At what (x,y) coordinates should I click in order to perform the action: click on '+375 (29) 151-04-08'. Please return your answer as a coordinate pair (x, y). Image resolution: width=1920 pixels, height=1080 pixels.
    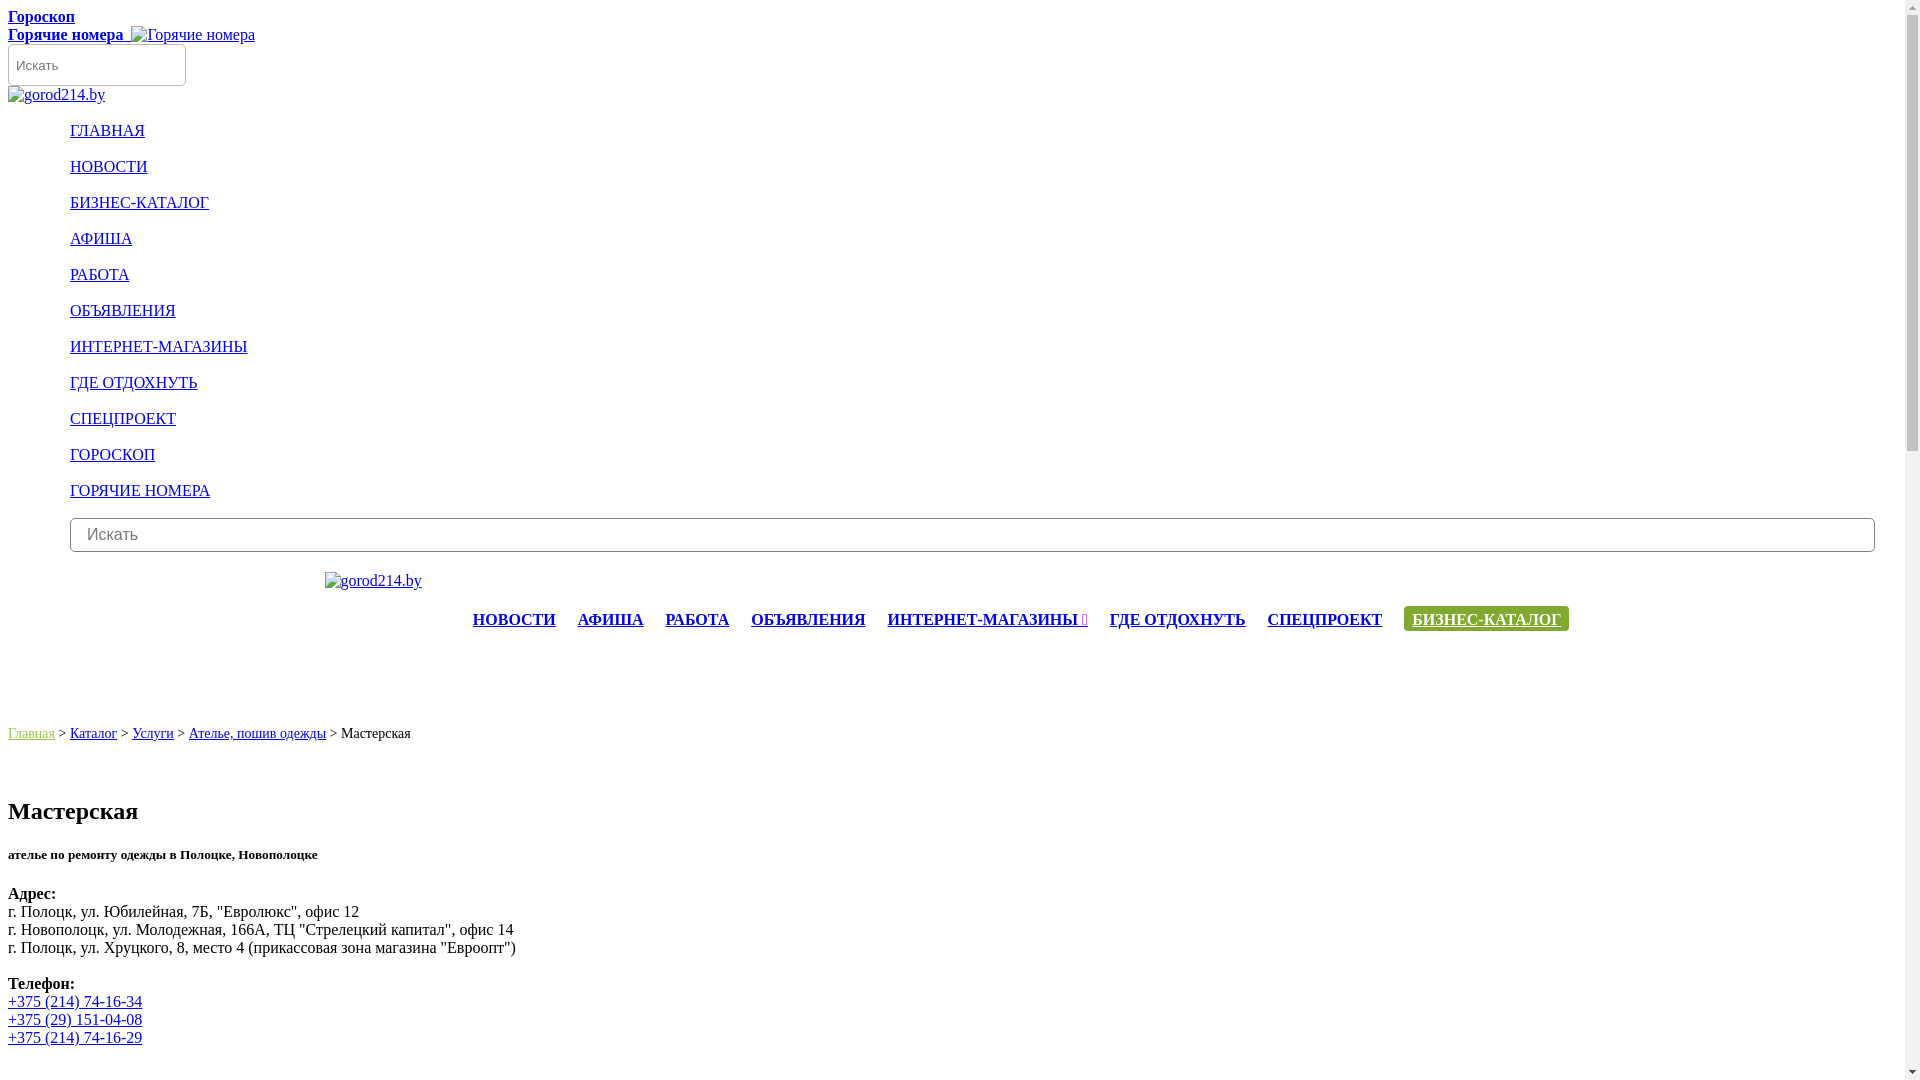
    Looking at the image, I should click on (75, 1019).